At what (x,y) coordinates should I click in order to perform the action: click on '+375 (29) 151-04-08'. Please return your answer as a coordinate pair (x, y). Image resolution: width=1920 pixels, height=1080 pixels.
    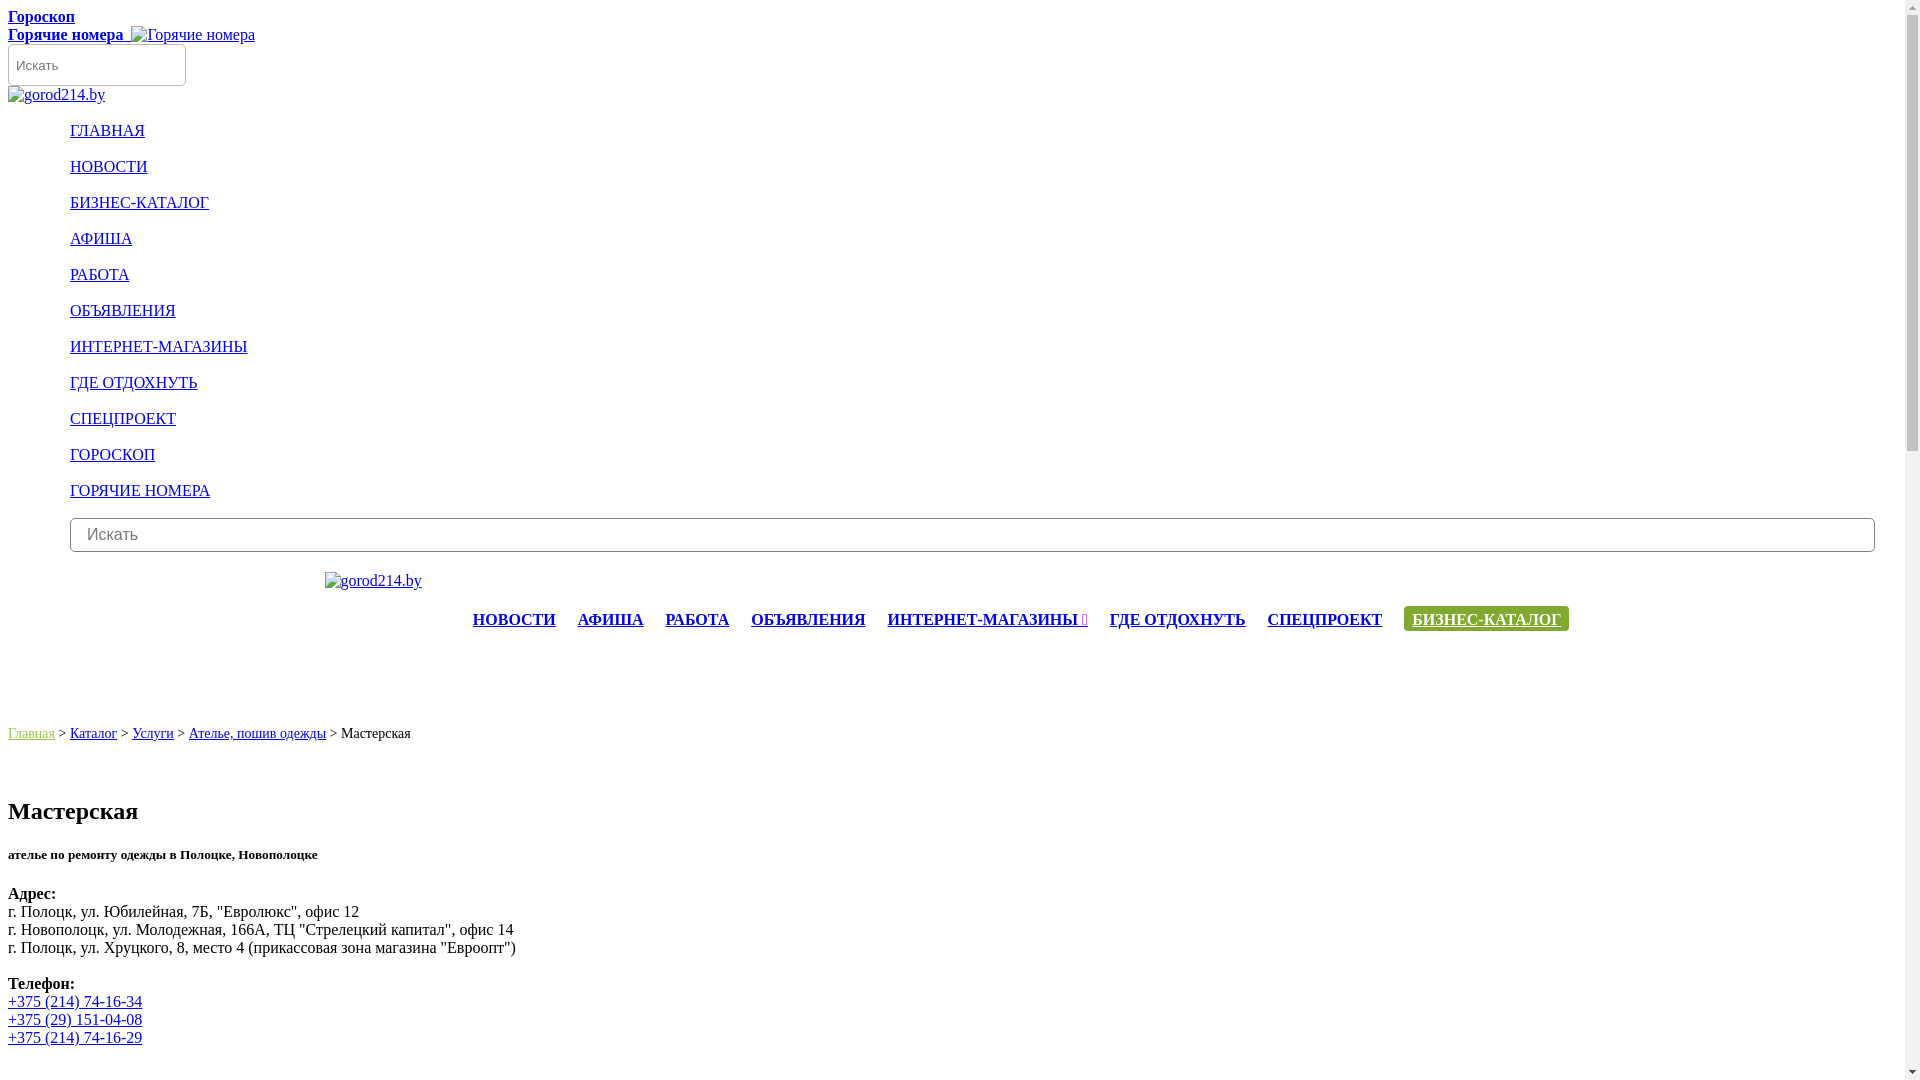
    Looking at the image, I should click on (75, 1019).